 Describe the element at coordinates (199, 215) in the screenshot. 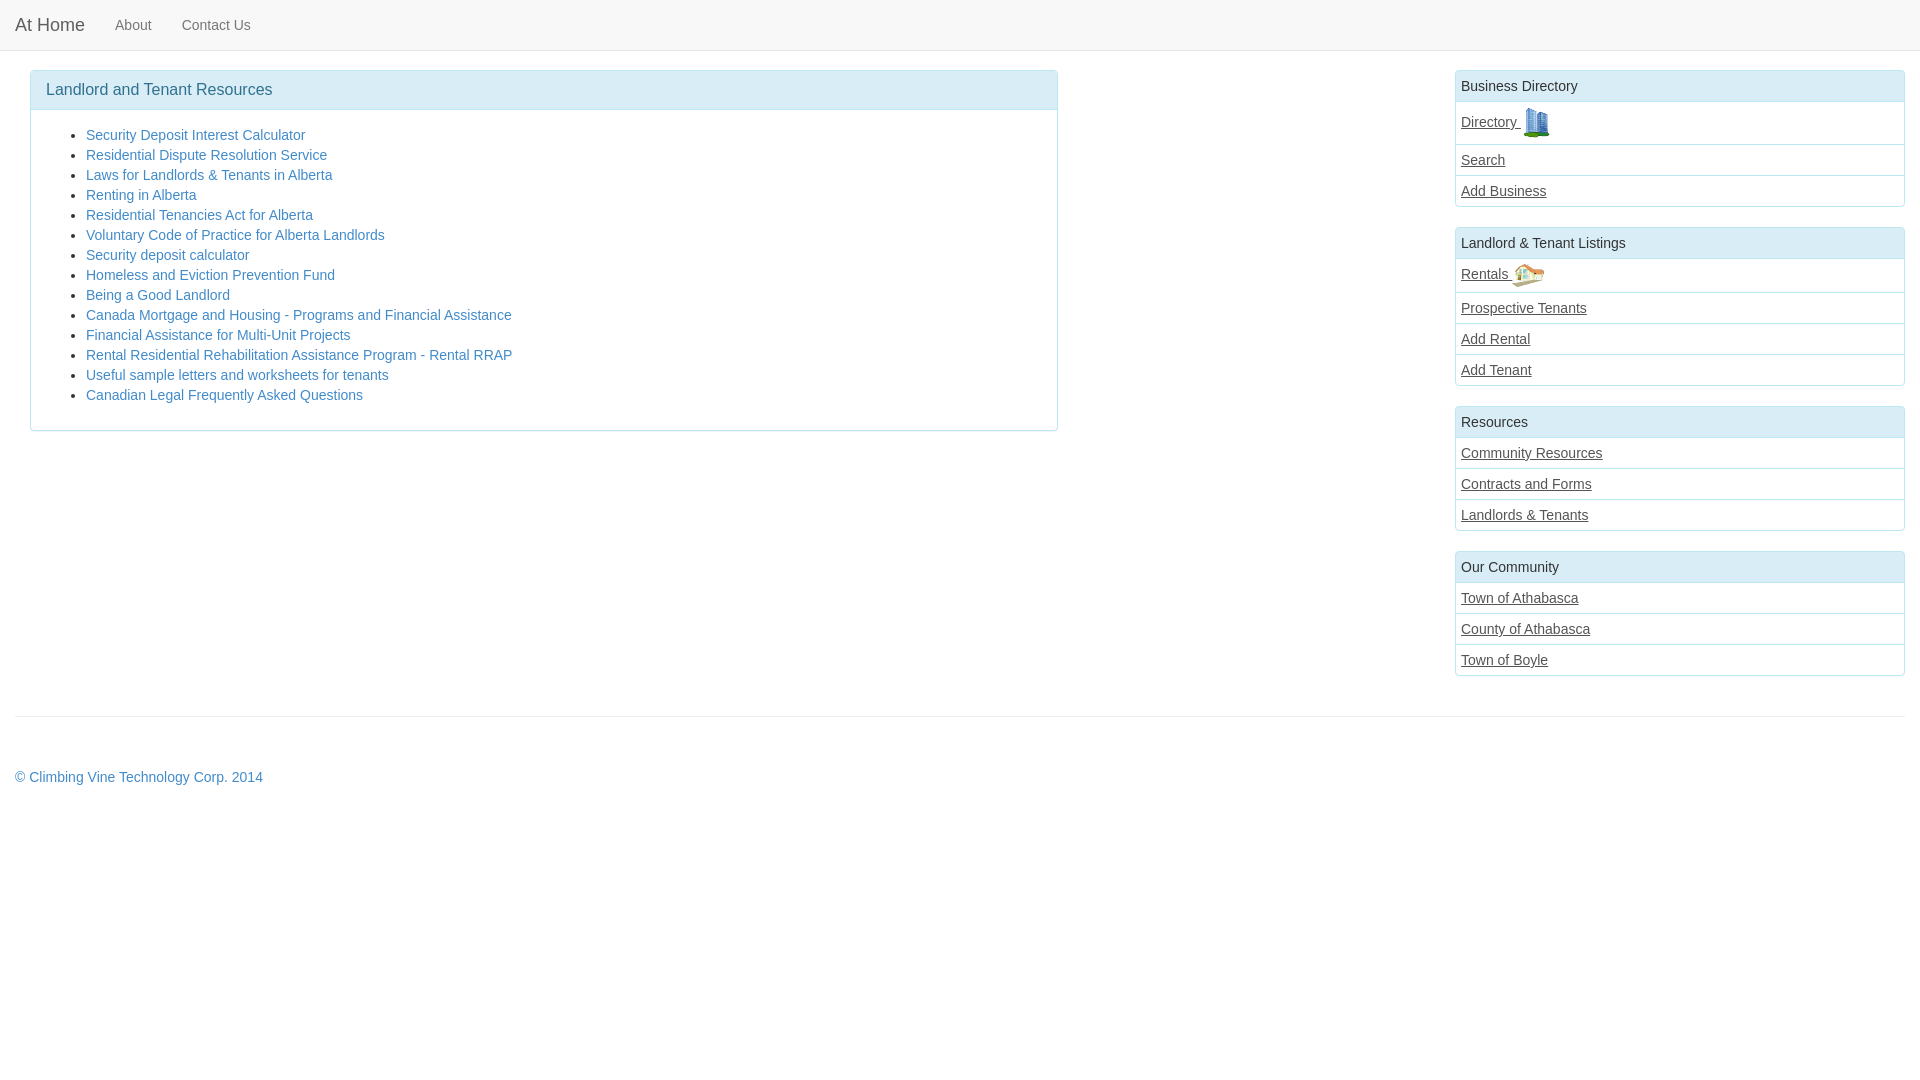

I see `'Residential Tenancies Act for Alberta'` at that location.